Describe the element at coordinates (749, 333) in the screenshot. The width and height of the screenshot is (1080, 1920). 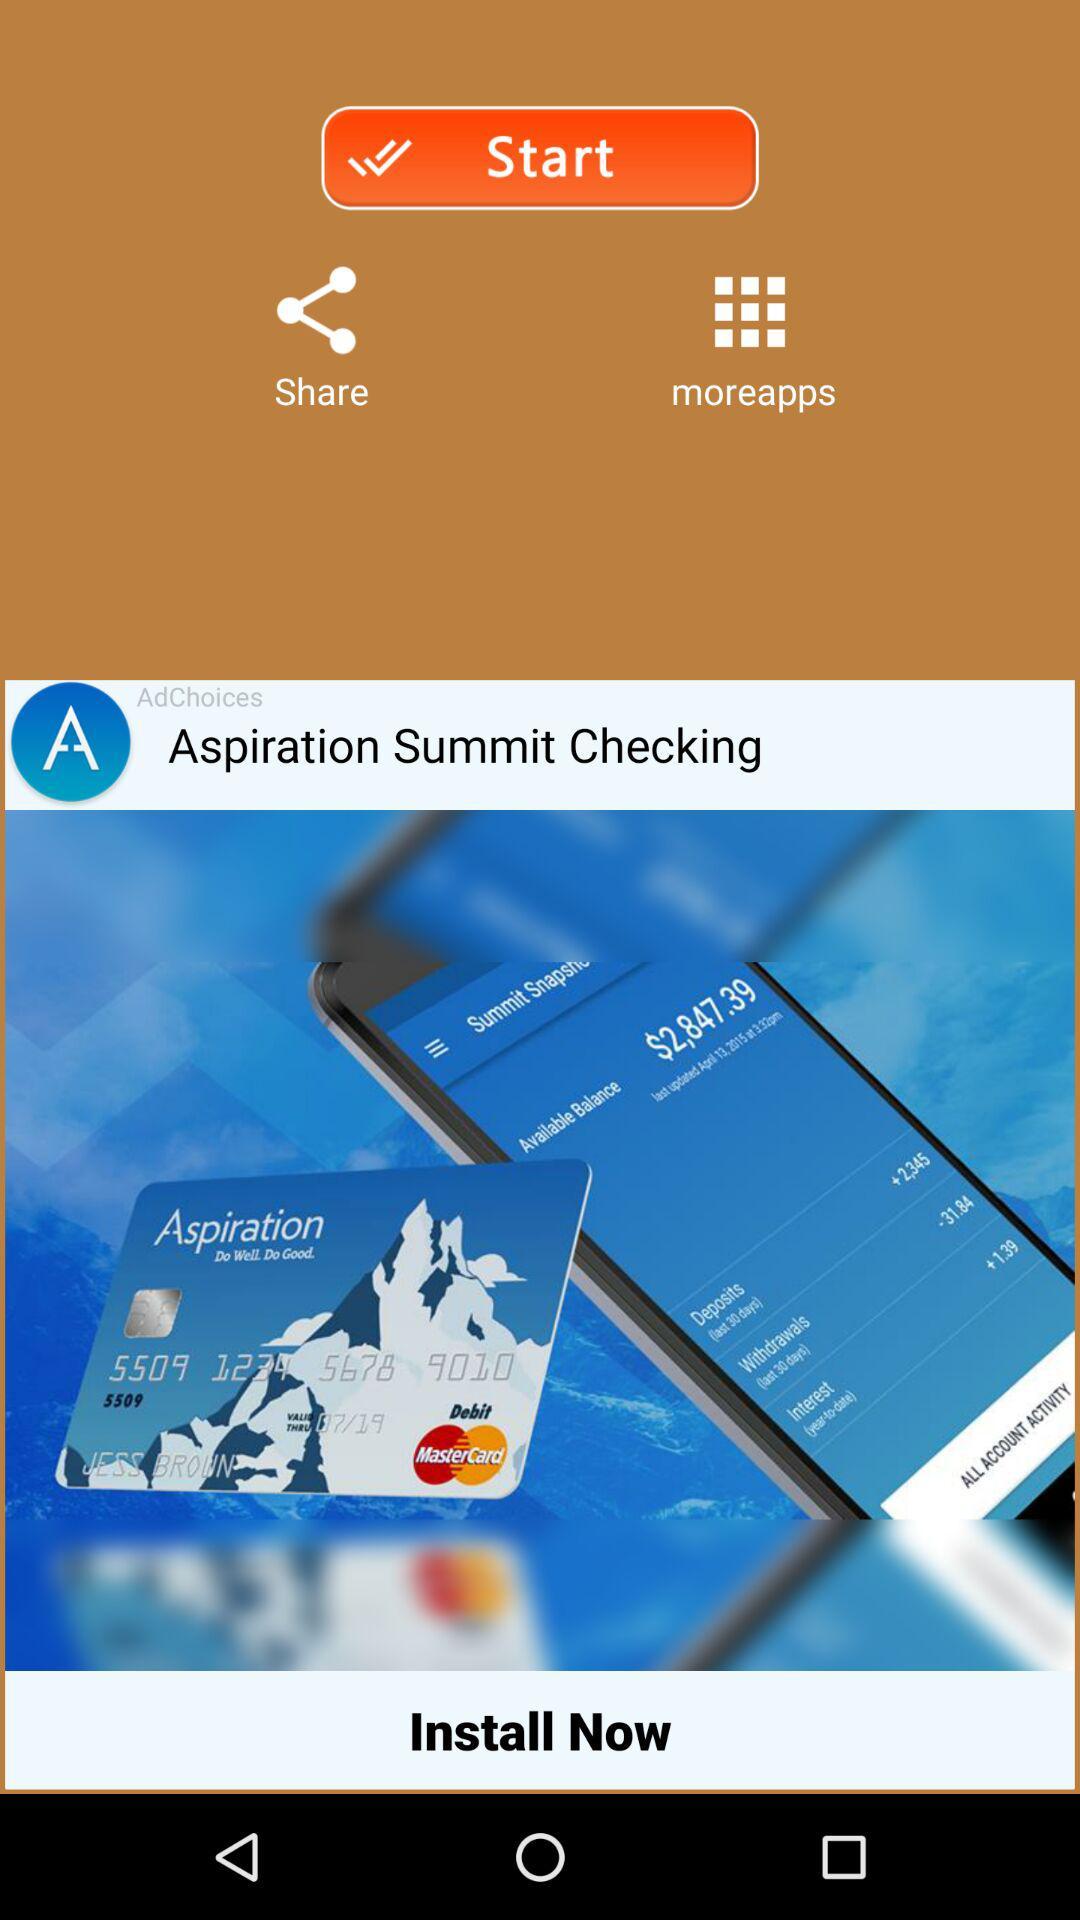
I see `the dialpad icon` at that location.